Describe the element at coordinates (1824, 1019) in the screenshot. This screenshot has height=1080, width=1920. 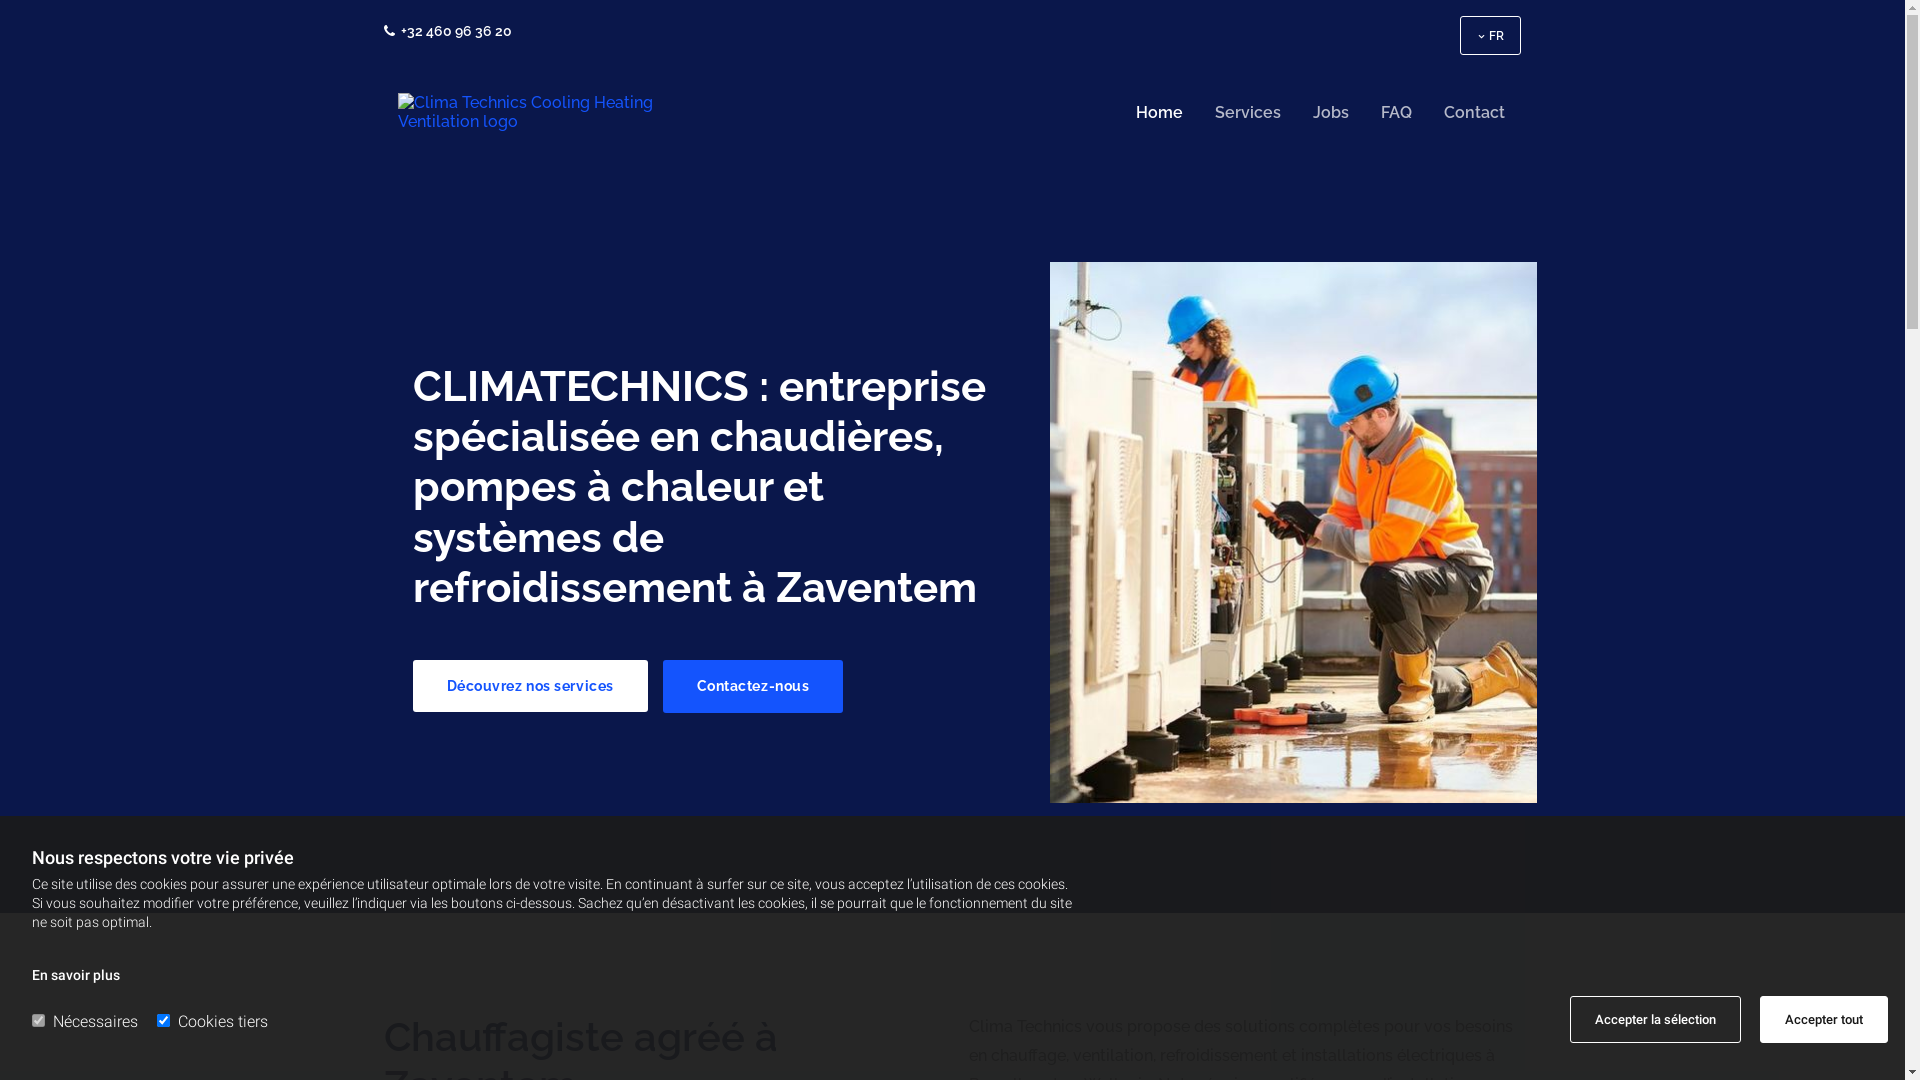
I see `'Accepter tout'` at that location.